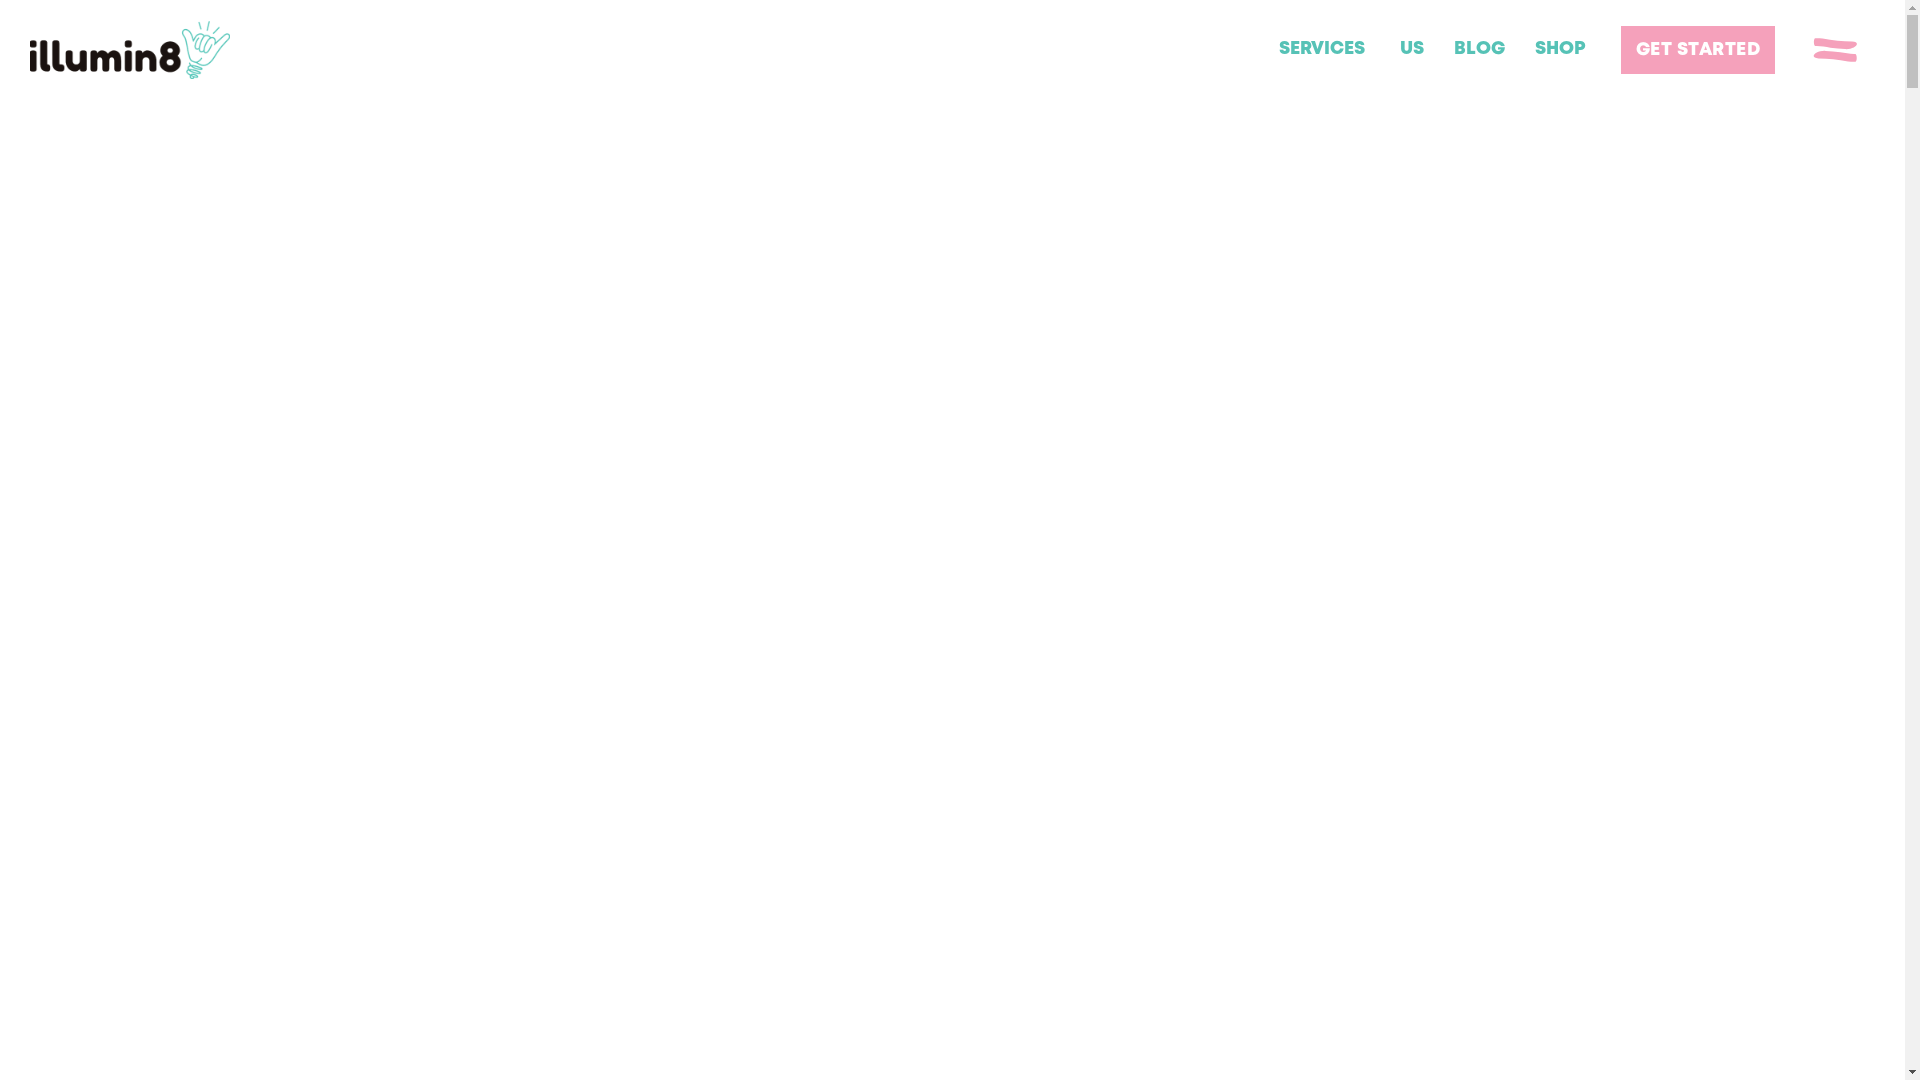 This screenshot has height=1080, width=1920. I want to click on 'SERVICES', so click(1322, 49).